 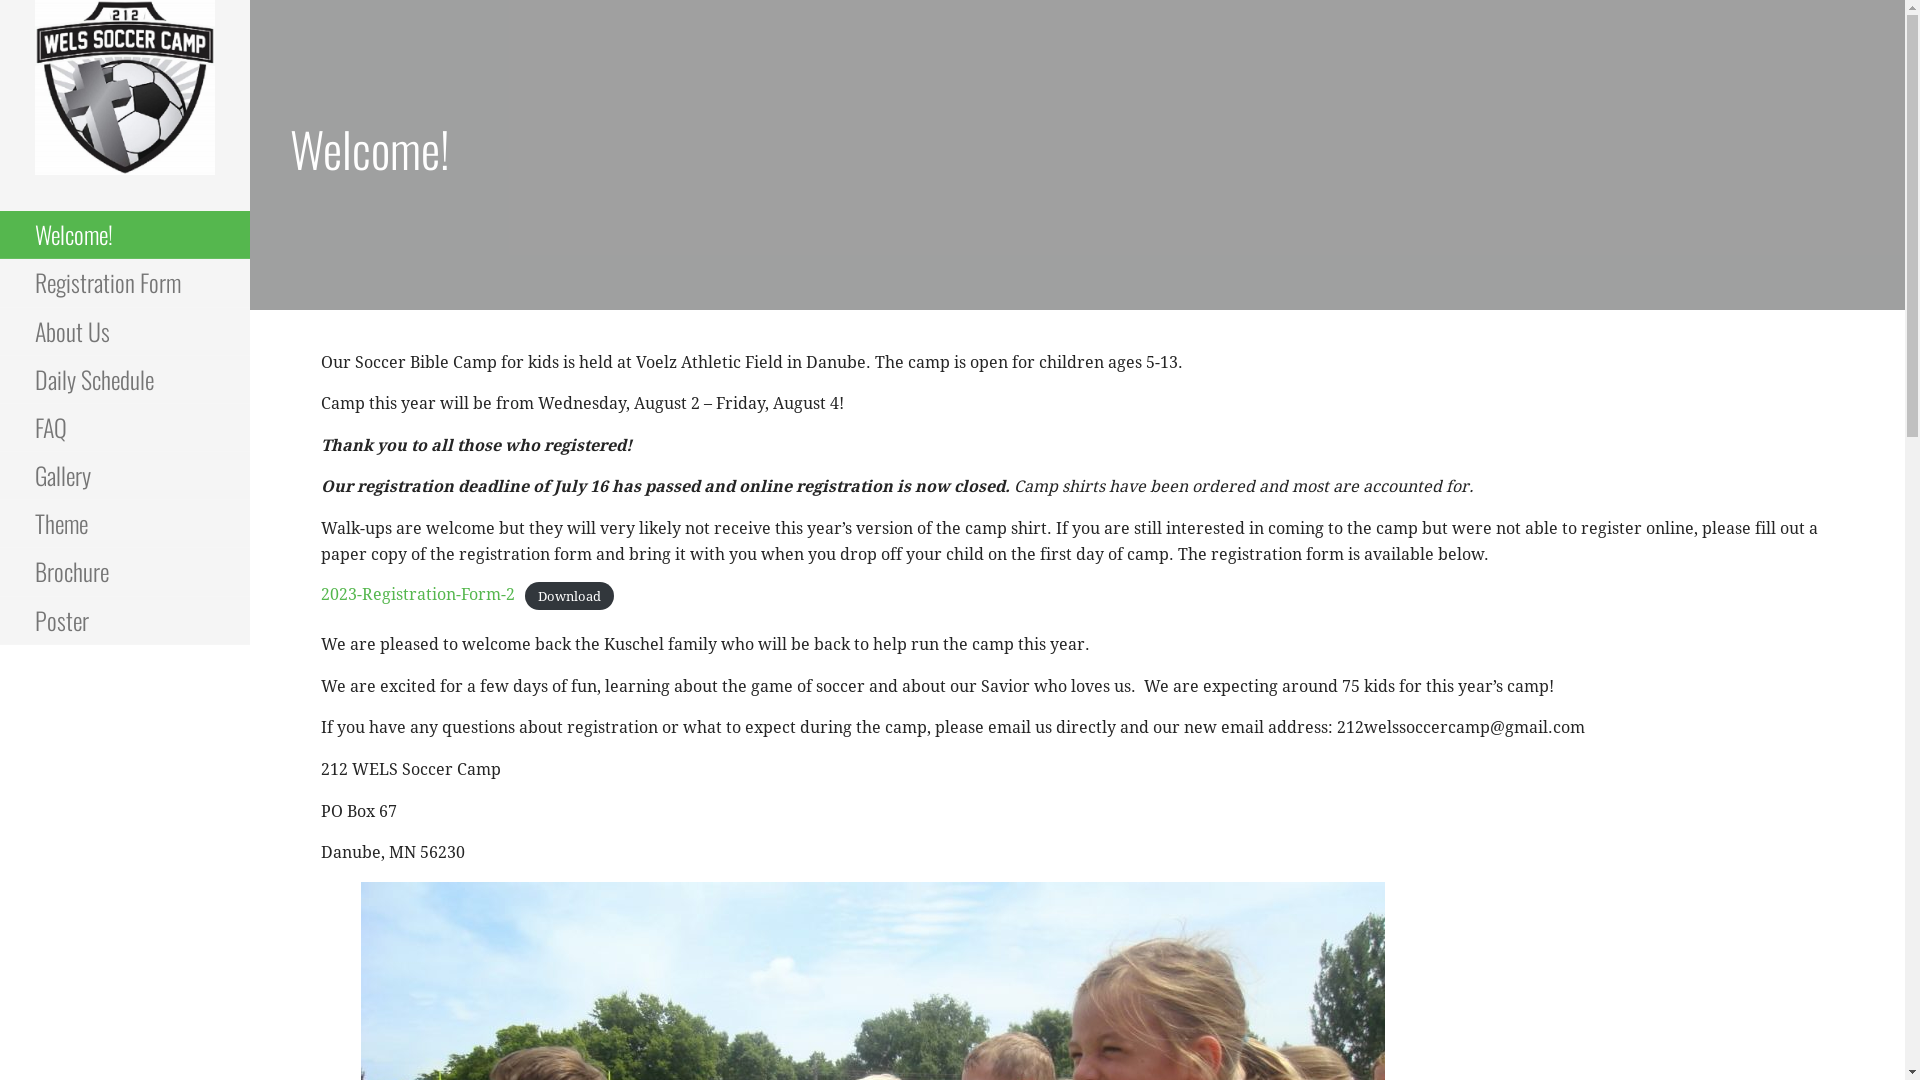 I want to click on 'Theme', so click(x=123, y=523).